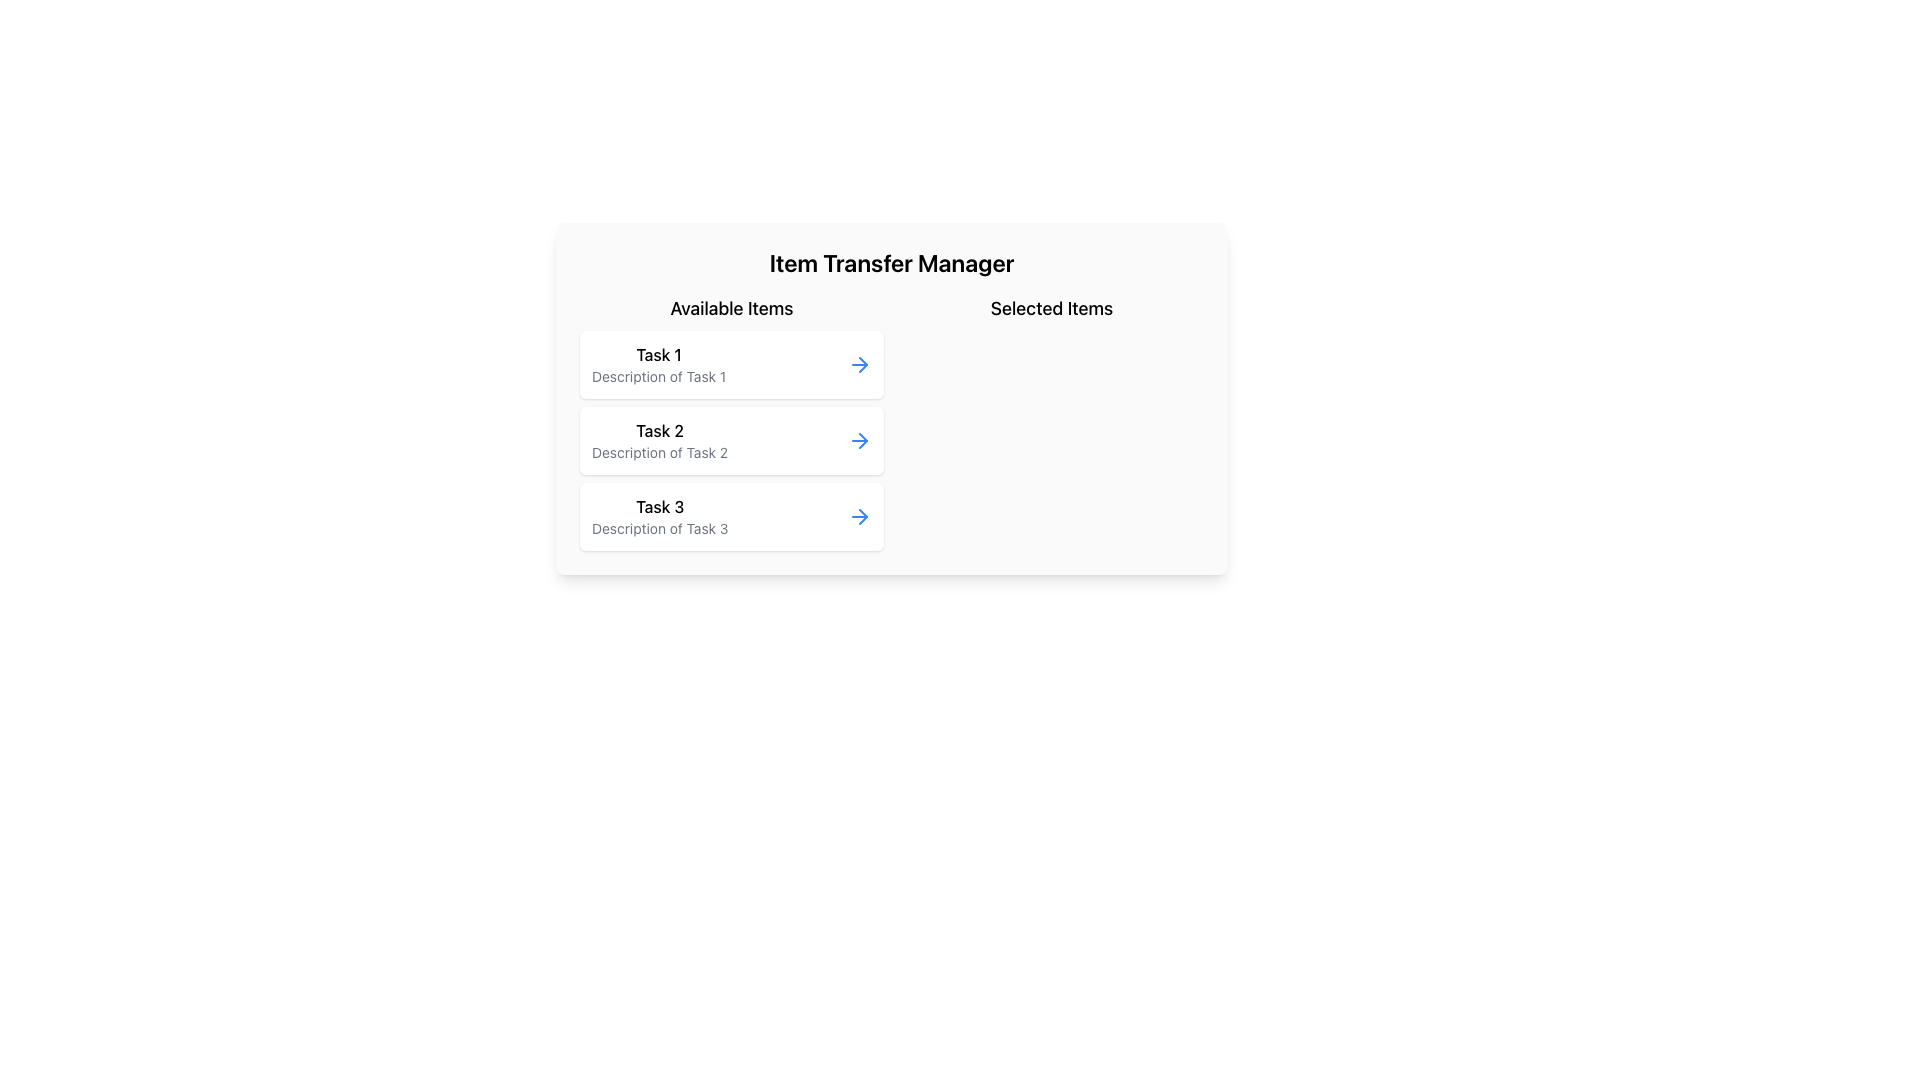 The height and width of the screenshot is (1080, 1920). I want to click on task details from the first item in the vertical list of tasks under the heading 'Available Items', so click(658, 365).